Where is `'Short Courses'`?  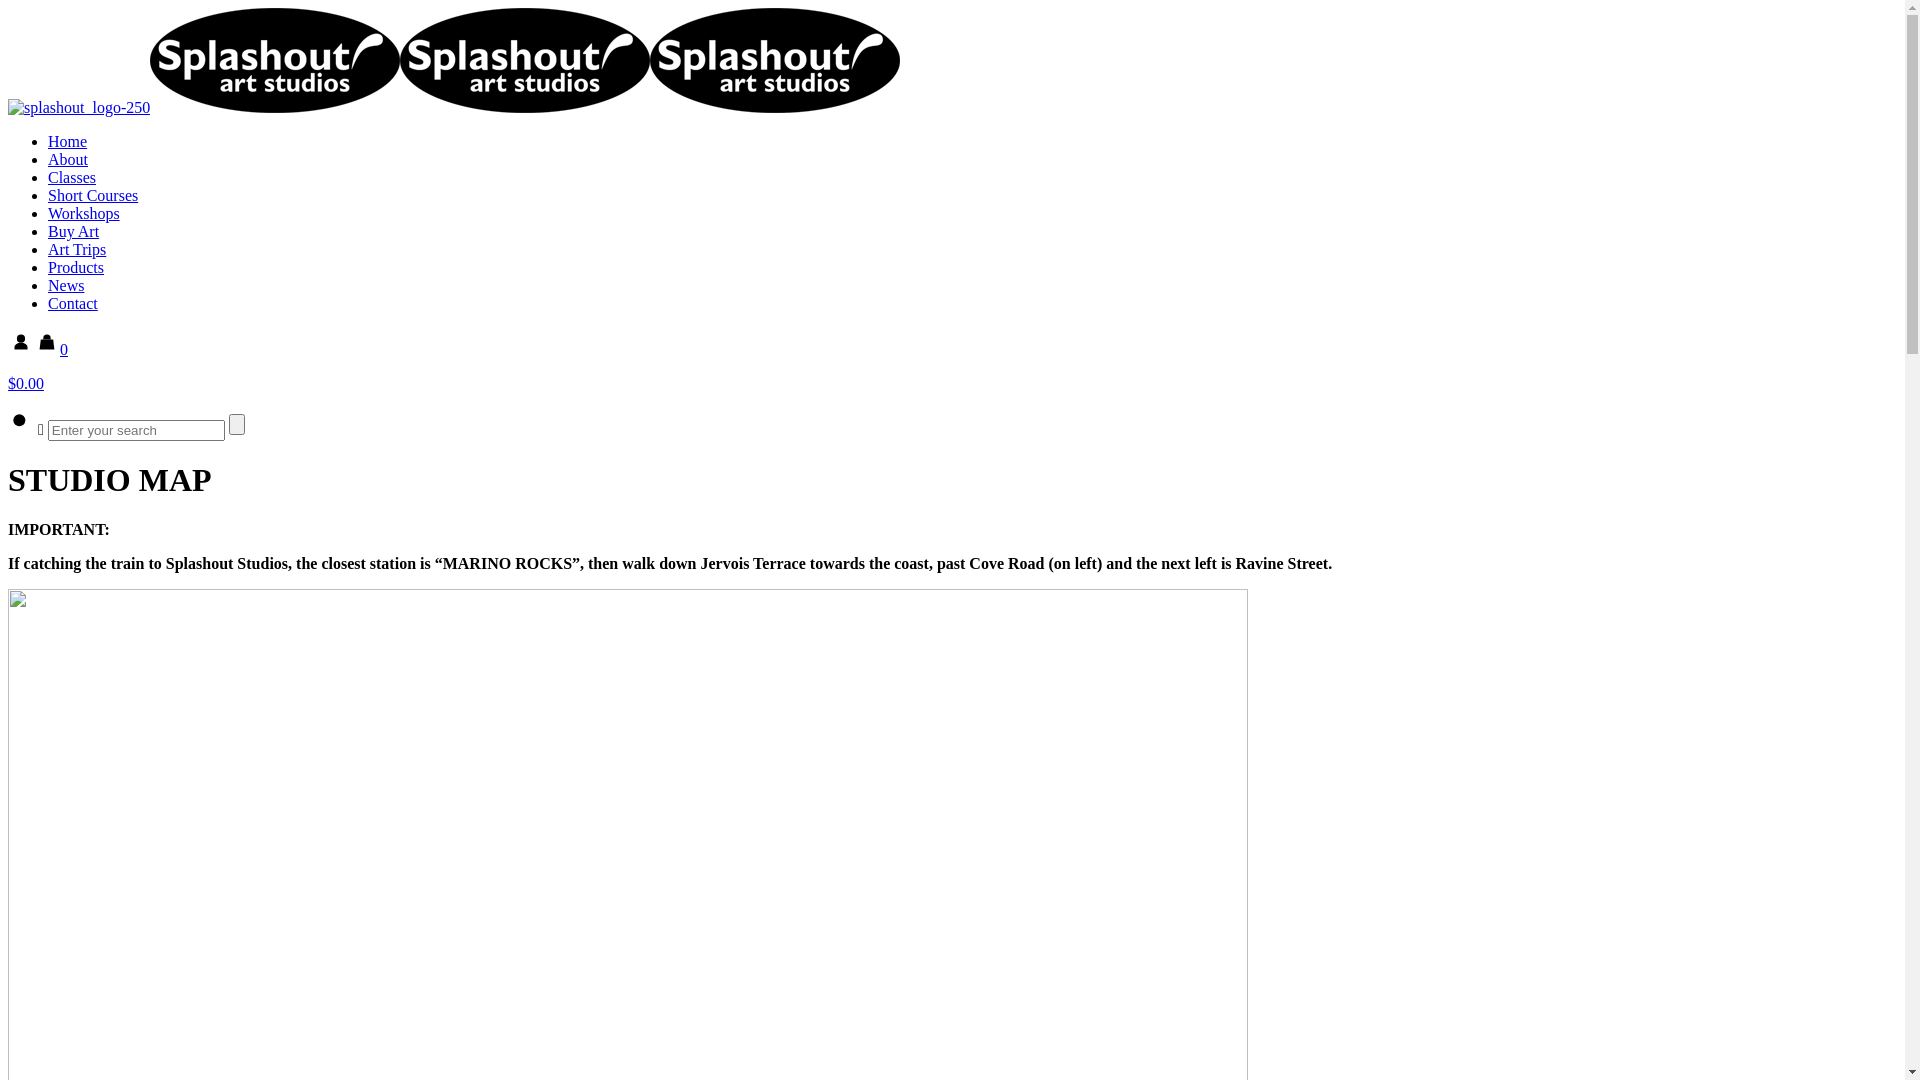
'Short Courses' is located at coordinates (91, 195).